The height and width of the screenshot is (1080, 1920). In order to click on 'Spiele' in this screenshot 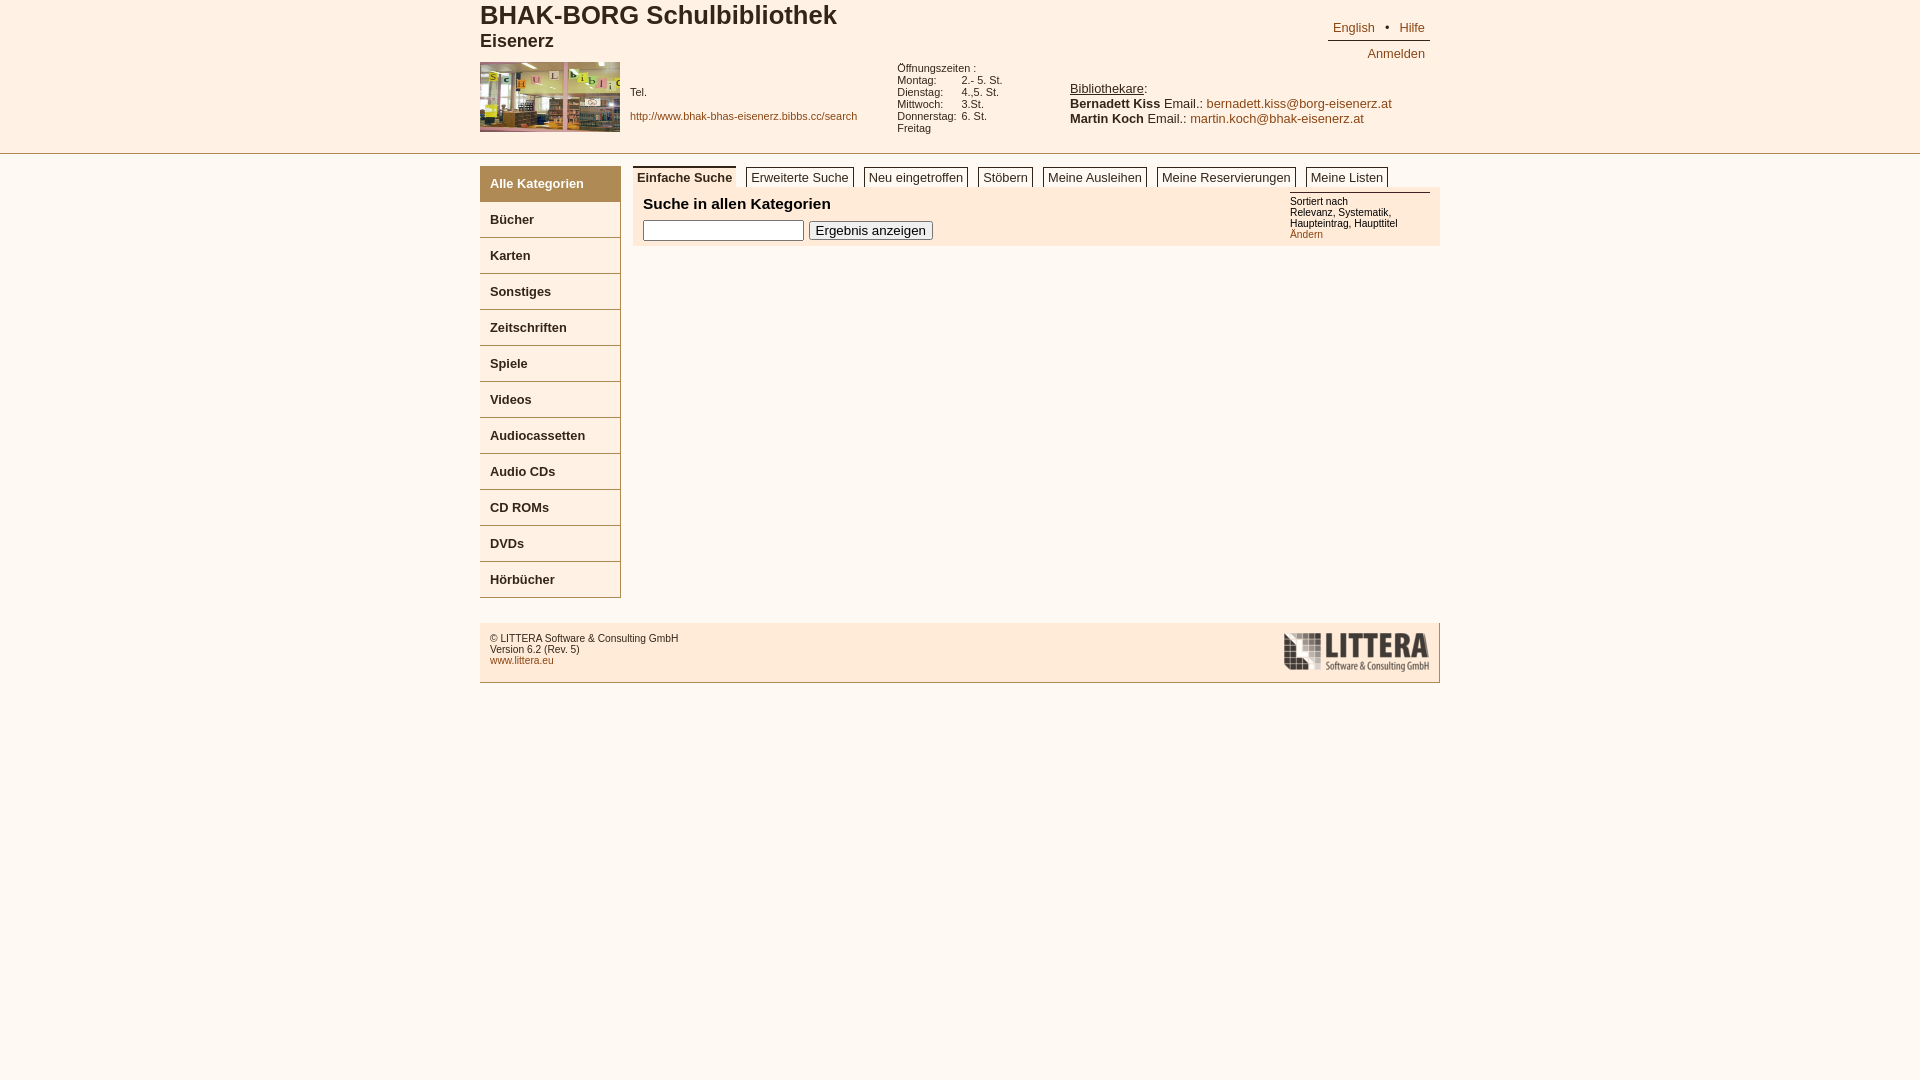, I will do `click(480, 363)`.